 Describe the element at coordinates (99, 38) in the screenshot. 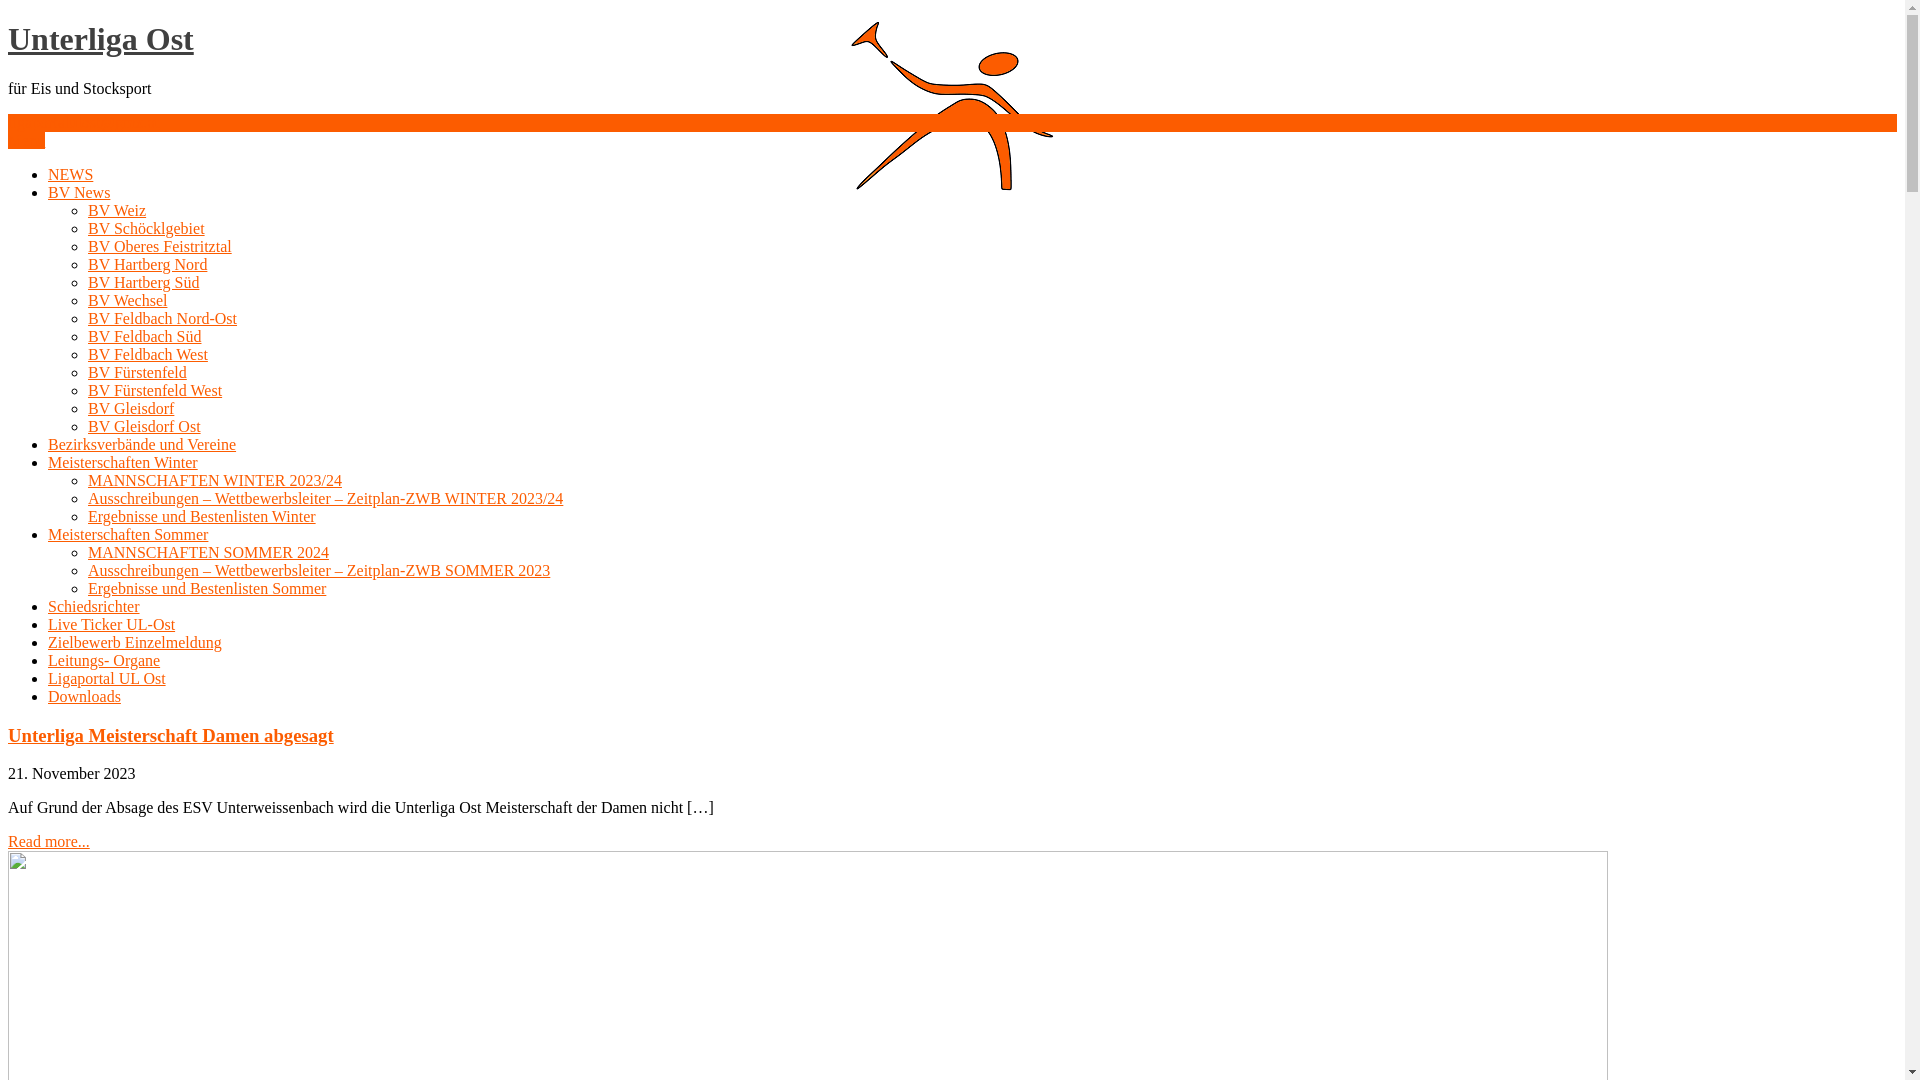

I see `'Unterliga Ost'` at that location.